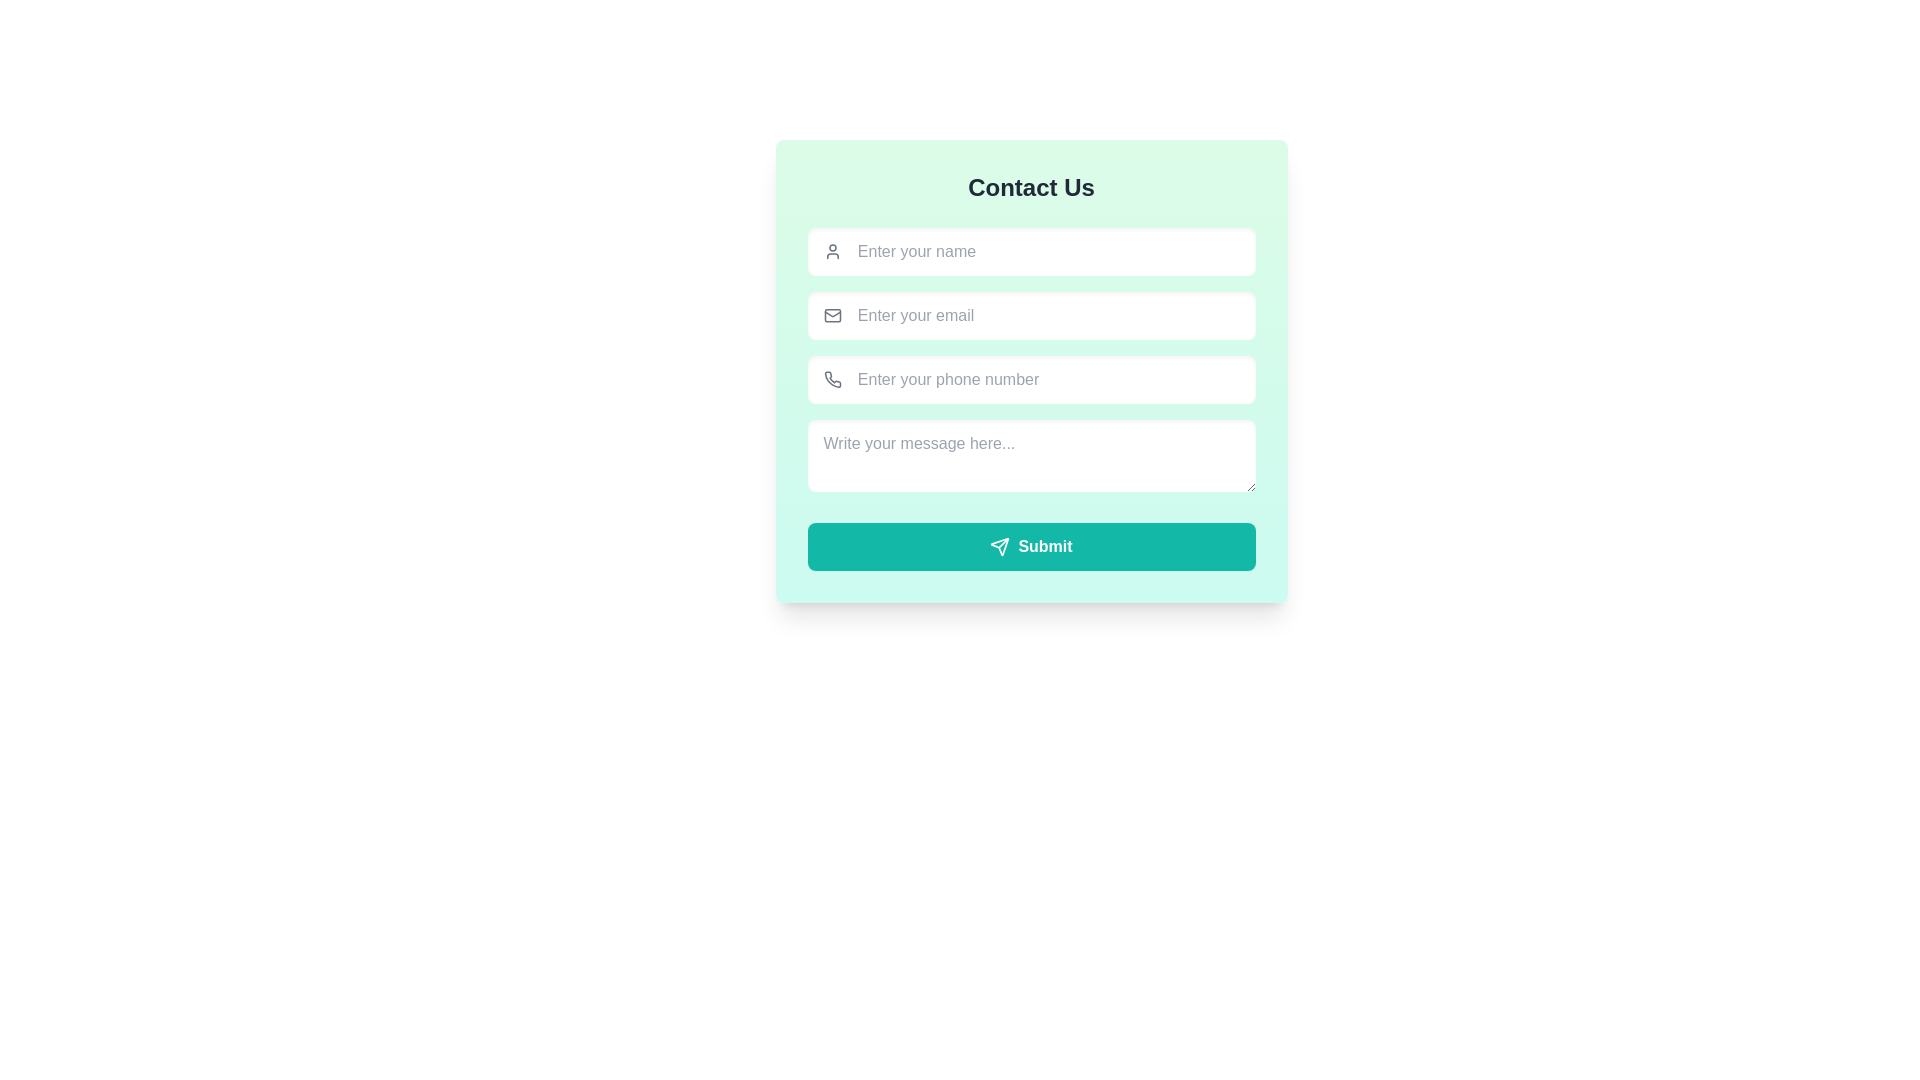 The image size is (1920, 1080). I want to click on the submit button located at the bottom section of the contact form to trigger a visual change, so click(1031, 547).